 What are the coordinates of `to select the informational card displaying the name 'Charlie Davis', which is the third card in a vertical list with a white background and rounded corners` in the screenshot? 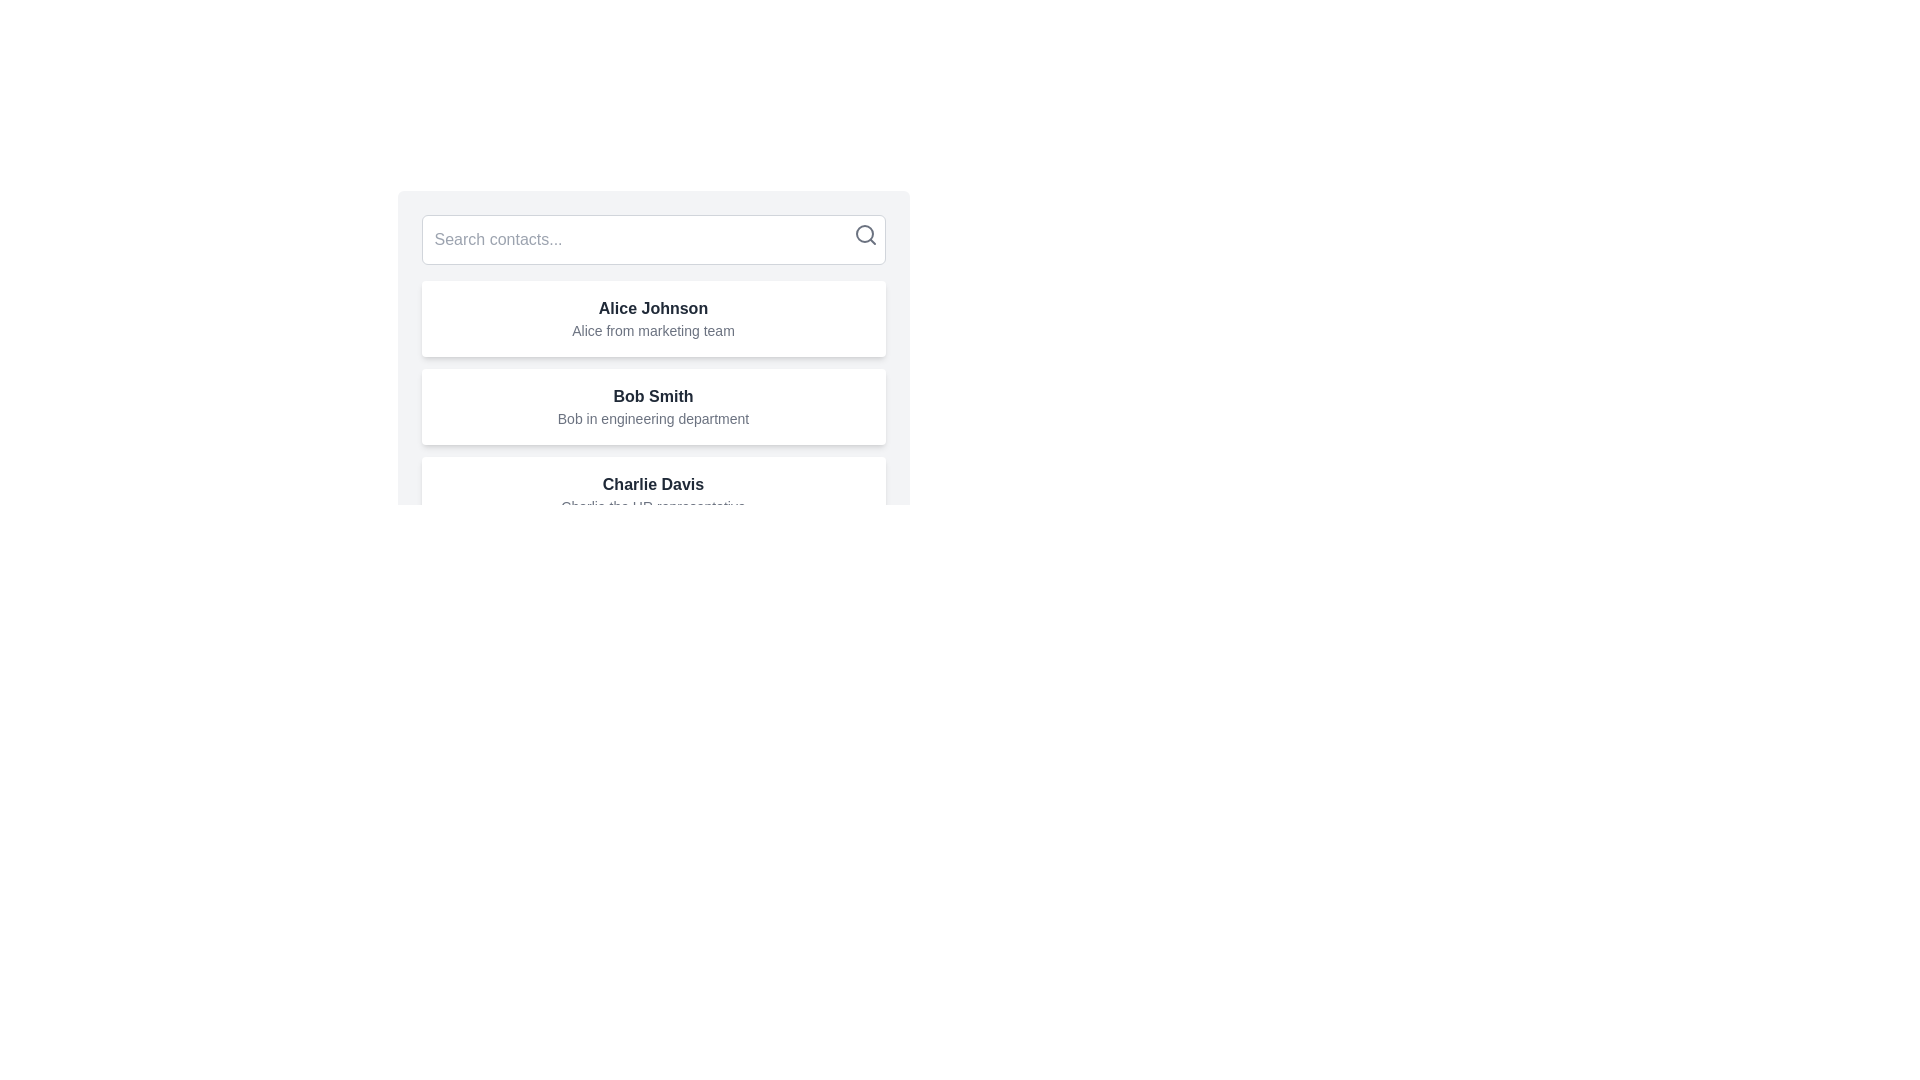 It's located at (653, 494).